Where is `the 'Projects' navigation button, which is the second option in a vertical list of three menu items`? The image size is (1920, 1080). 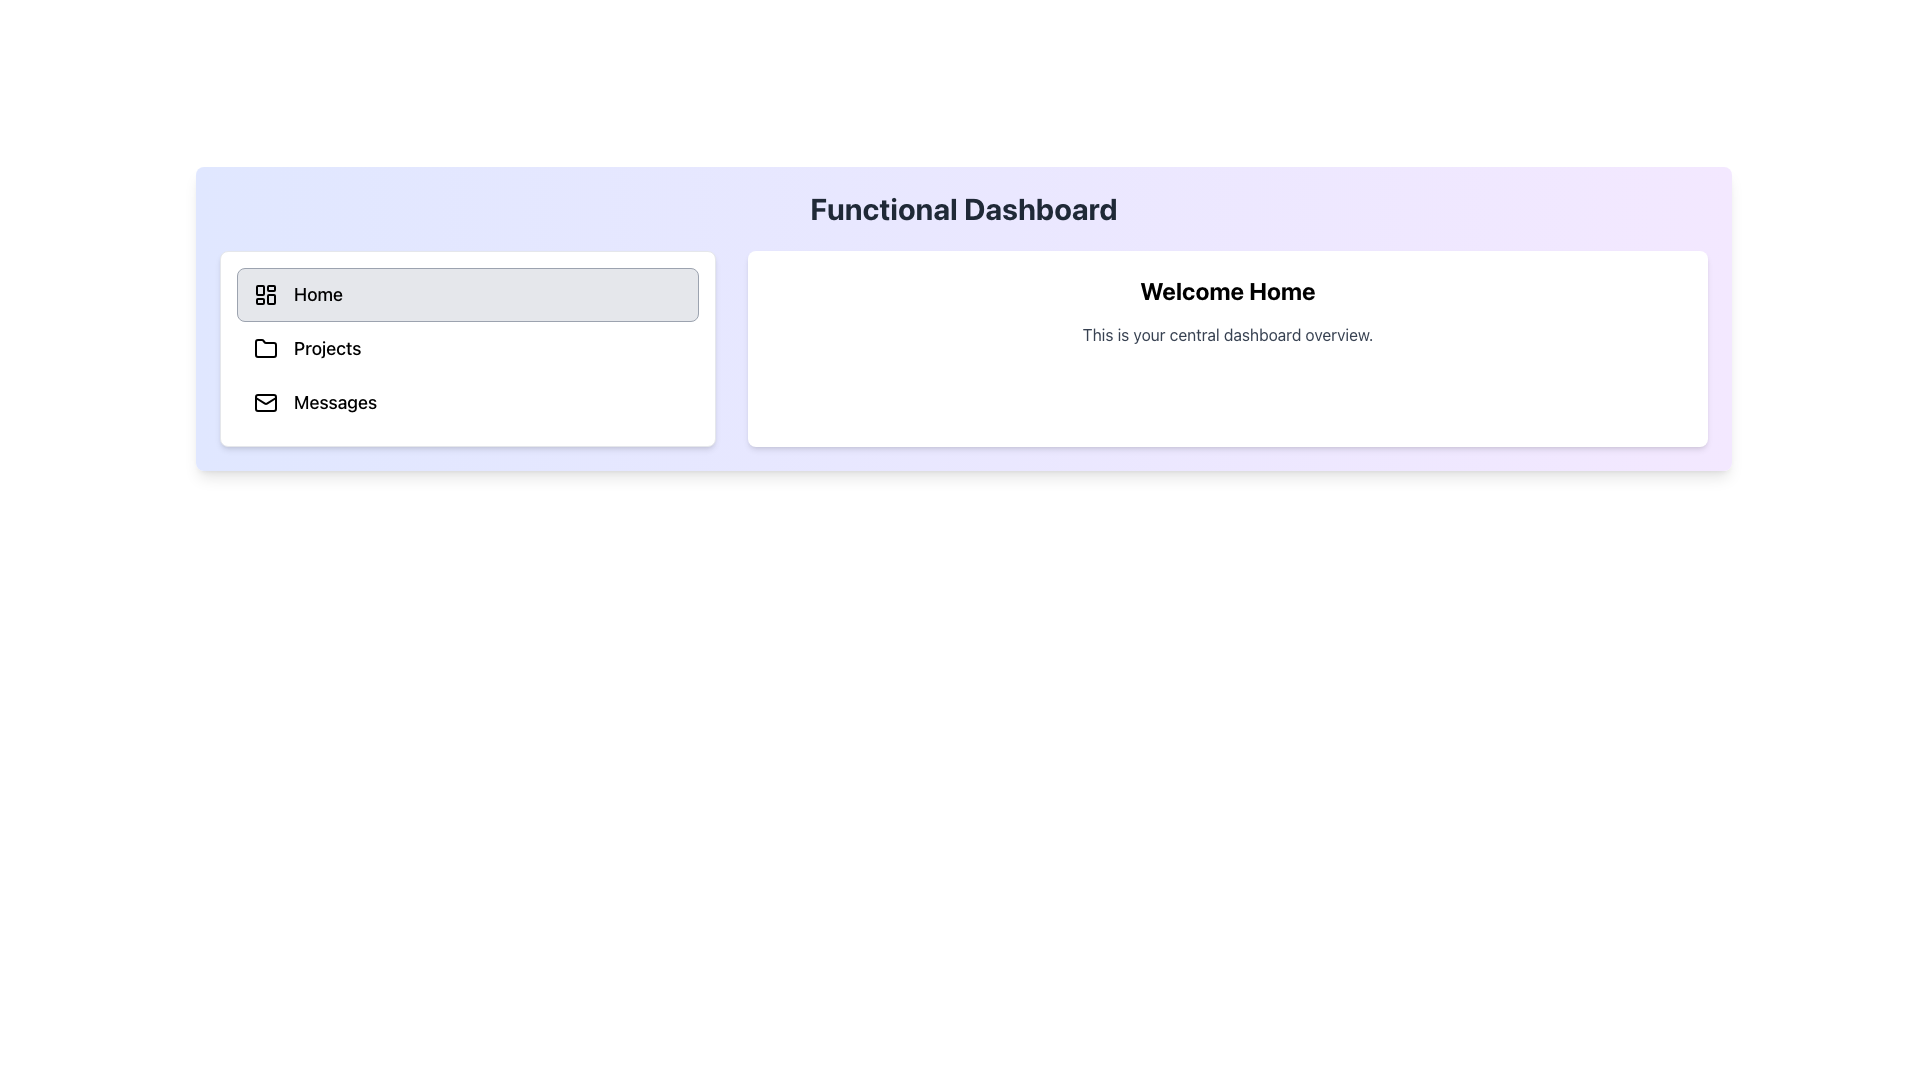 the 'Projects' navigation button, which is the second option in a vertical list of three menu items is located at coordinates (466, 347).